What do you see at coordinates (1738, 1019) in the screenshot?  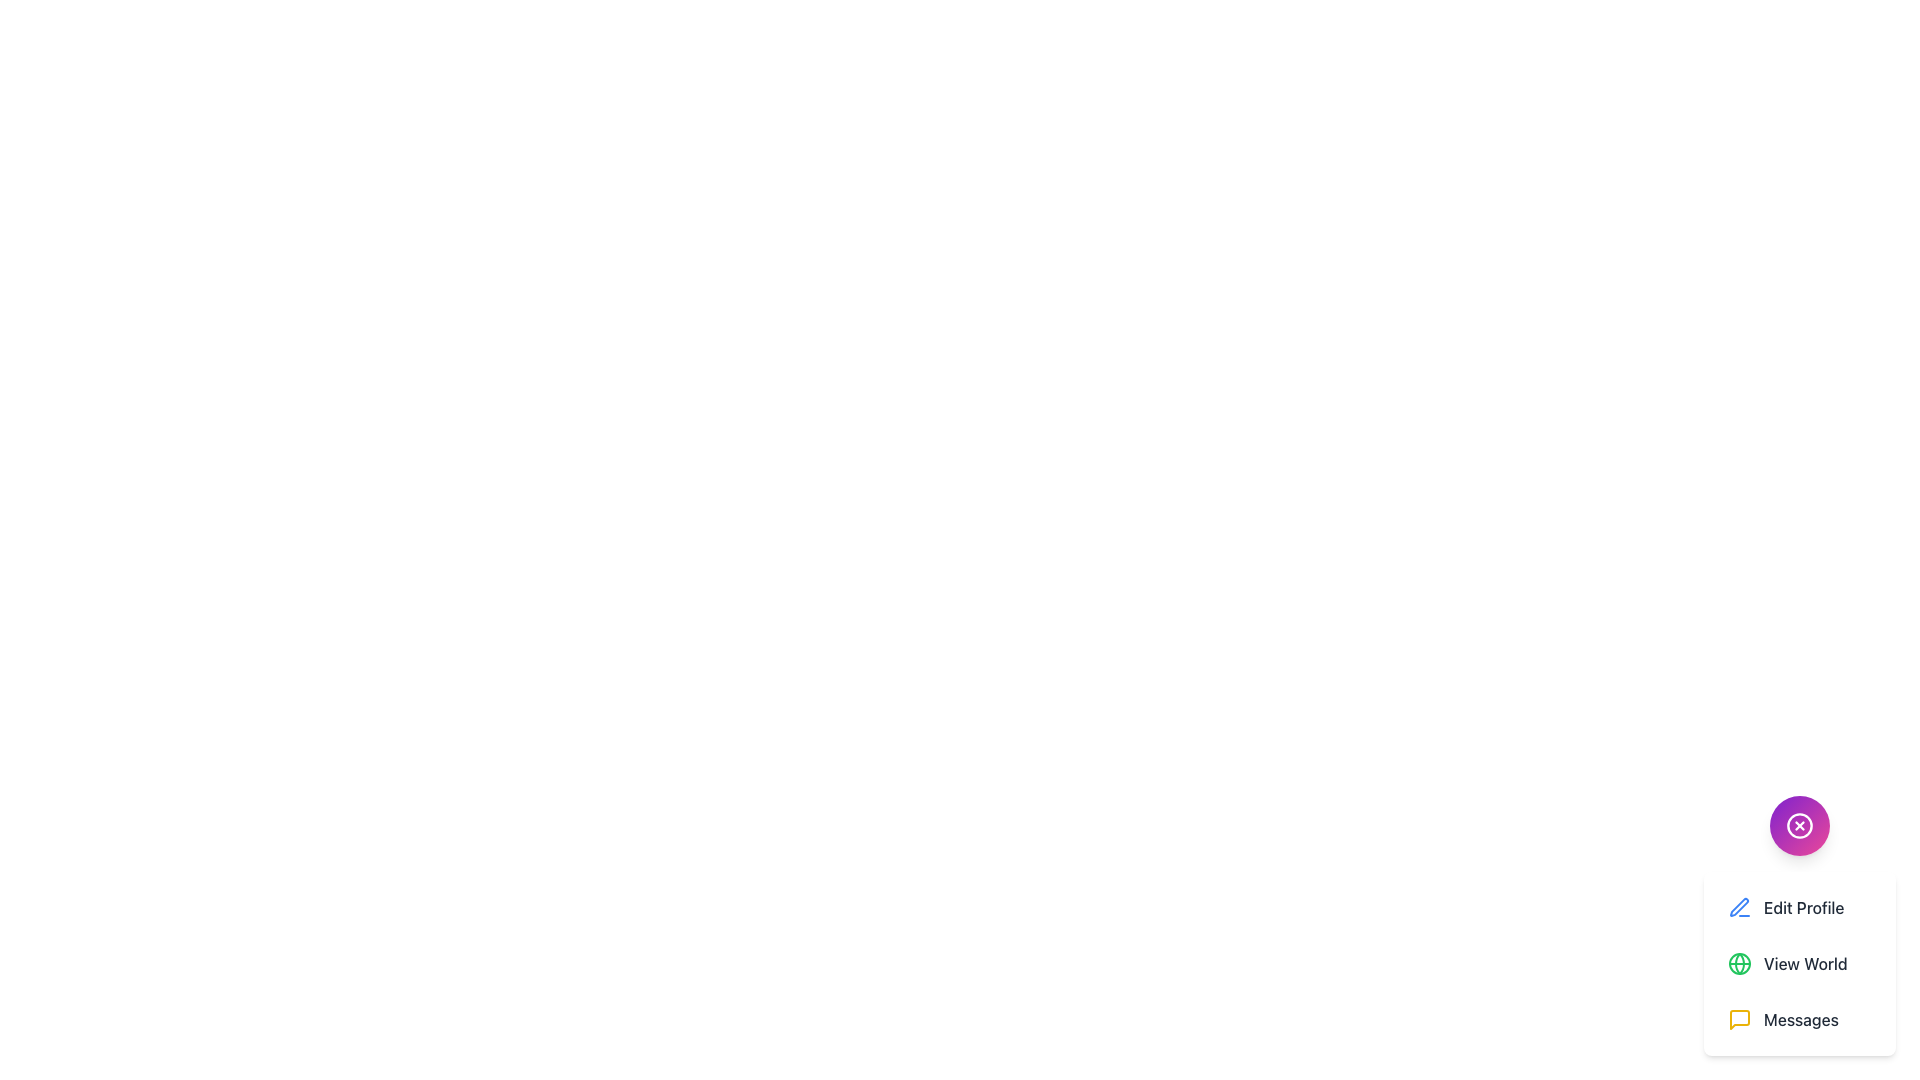 I see `the 'Messages' menu item` at bounding box center [1738, 1019].